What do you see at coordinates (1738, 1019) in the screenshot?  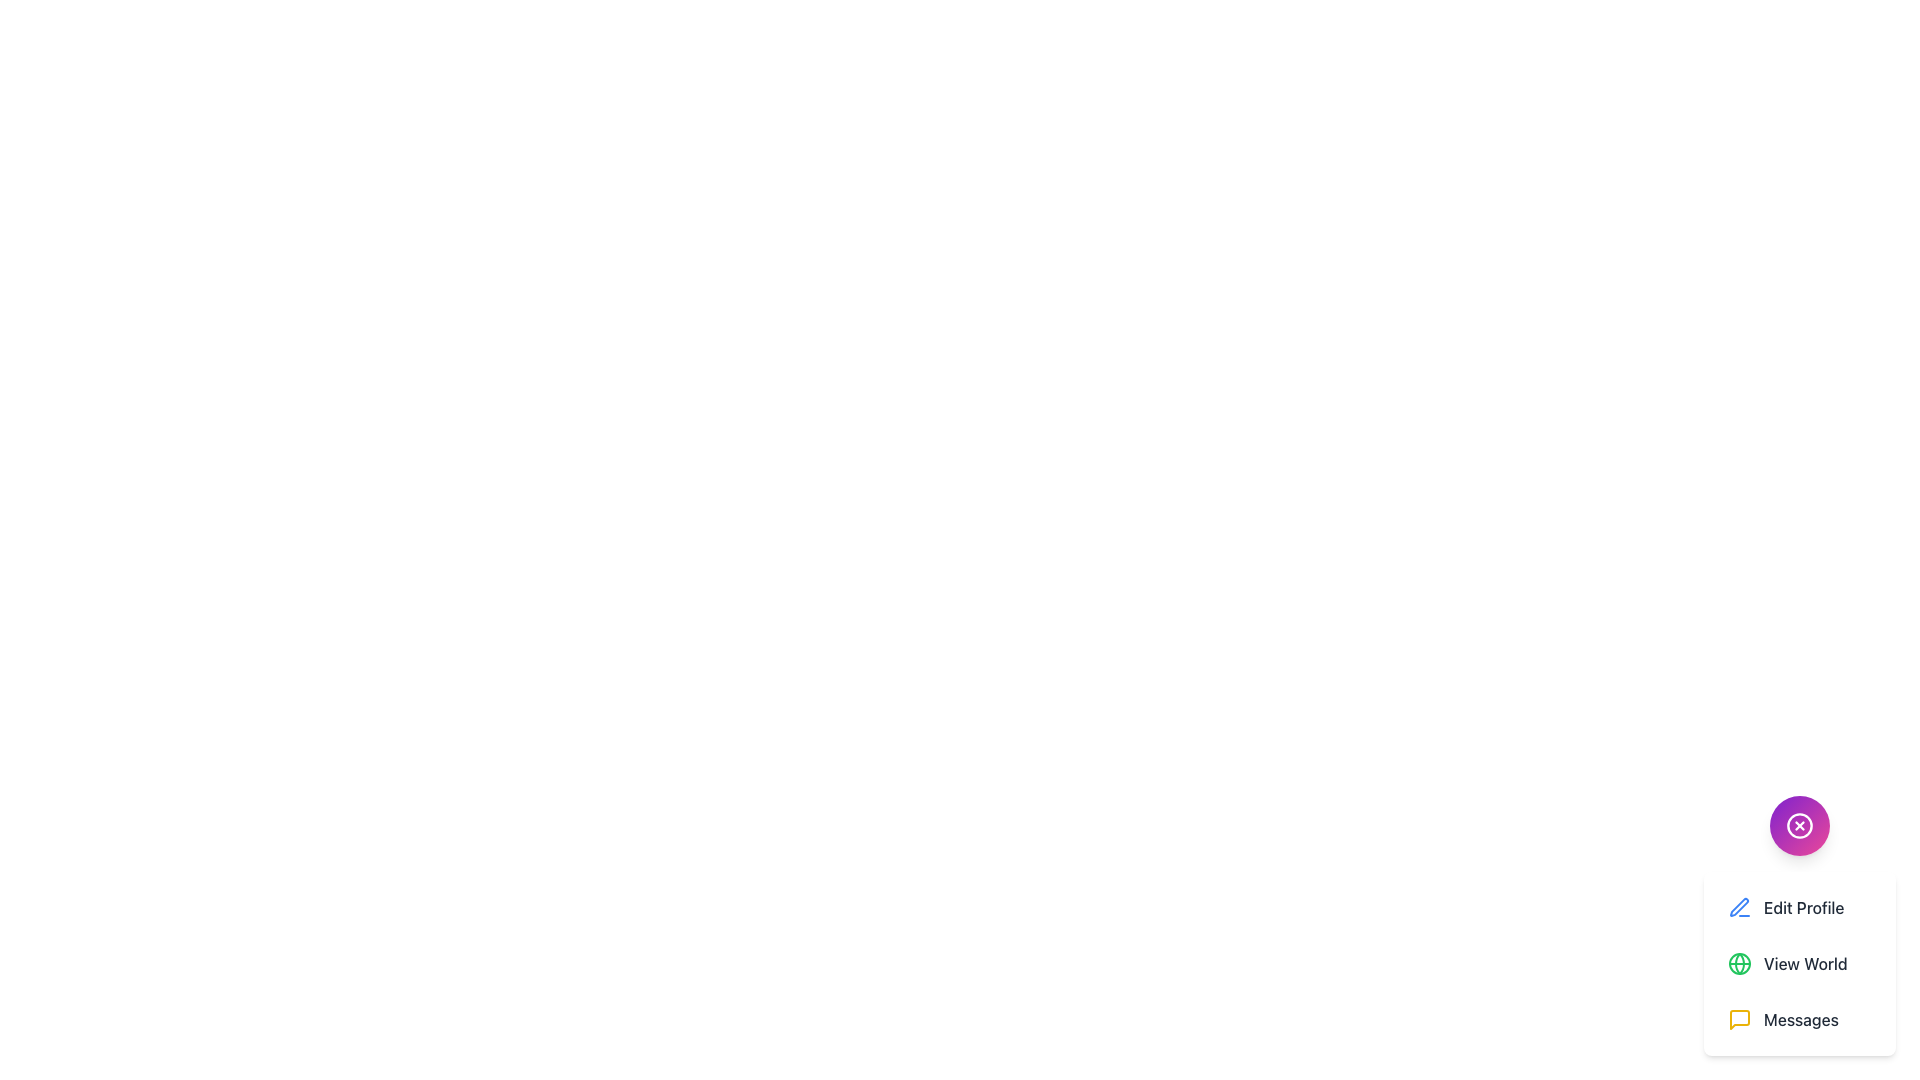 I see `the 'Messages' menu item` at bounding box center [1738, 1019].